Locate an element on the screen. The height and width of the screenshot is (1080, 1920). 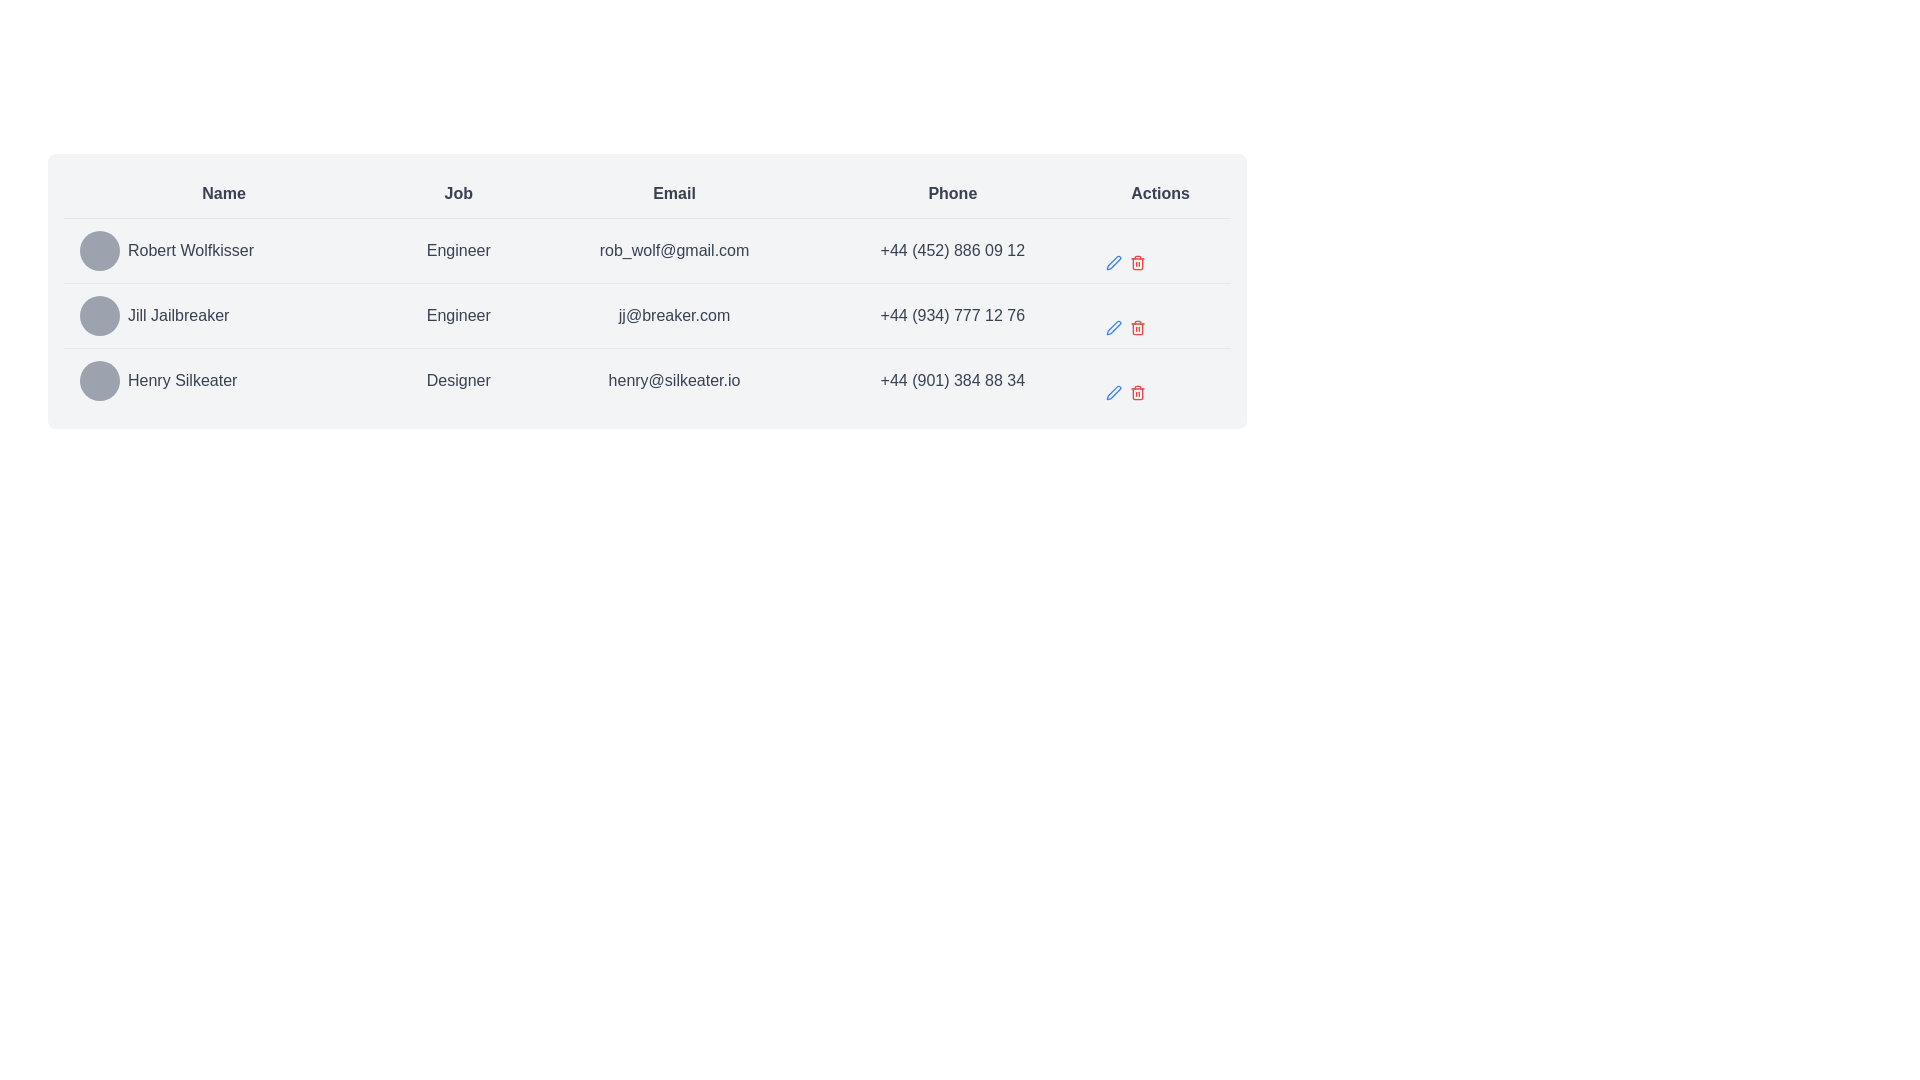
the circular gray icon adjacent to the text label 'Robert Wolfkisser', which is the first entry in the 'Name' column of the table is located at coordinates (224, 249).